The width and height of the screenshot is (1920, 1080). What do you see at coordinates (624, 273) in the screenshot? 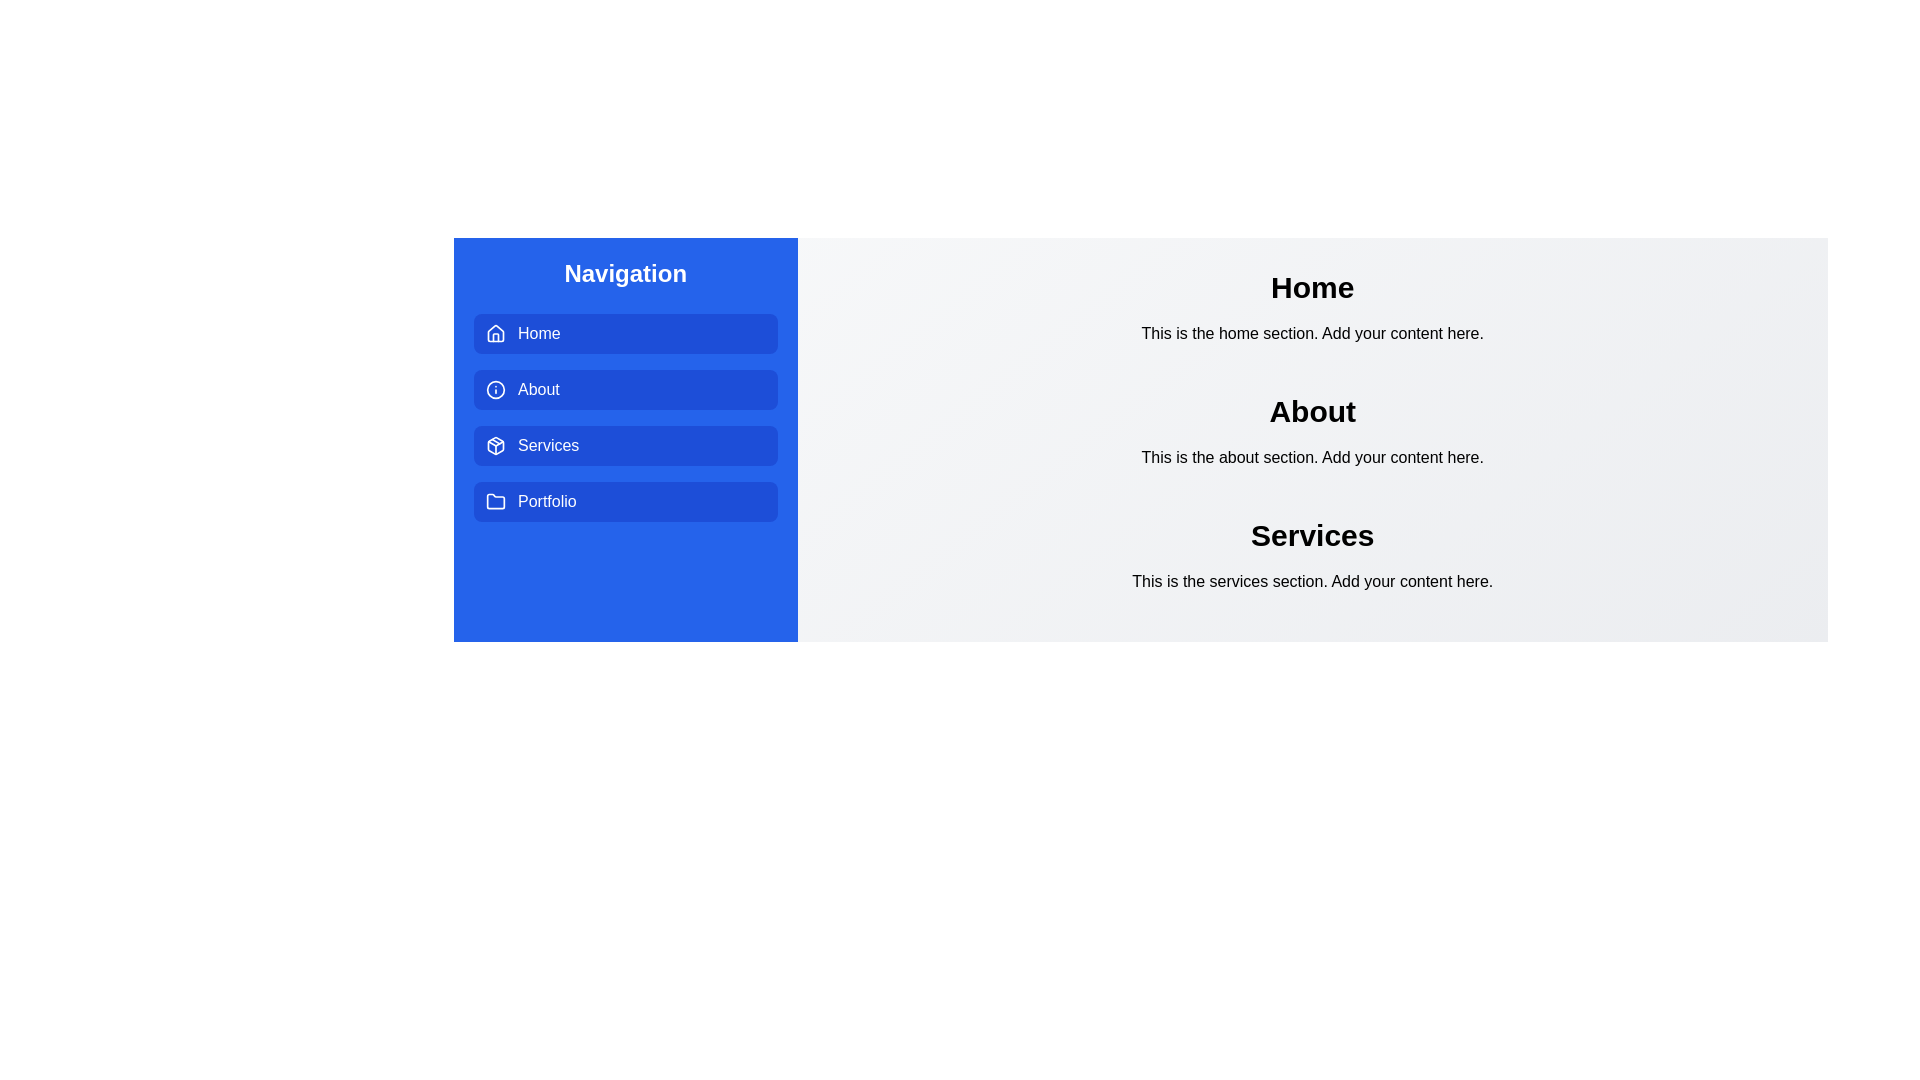
I see `the static text element serving as a header or title, located at the top of the vertical navigation panel` at bounding box center [624, 273].